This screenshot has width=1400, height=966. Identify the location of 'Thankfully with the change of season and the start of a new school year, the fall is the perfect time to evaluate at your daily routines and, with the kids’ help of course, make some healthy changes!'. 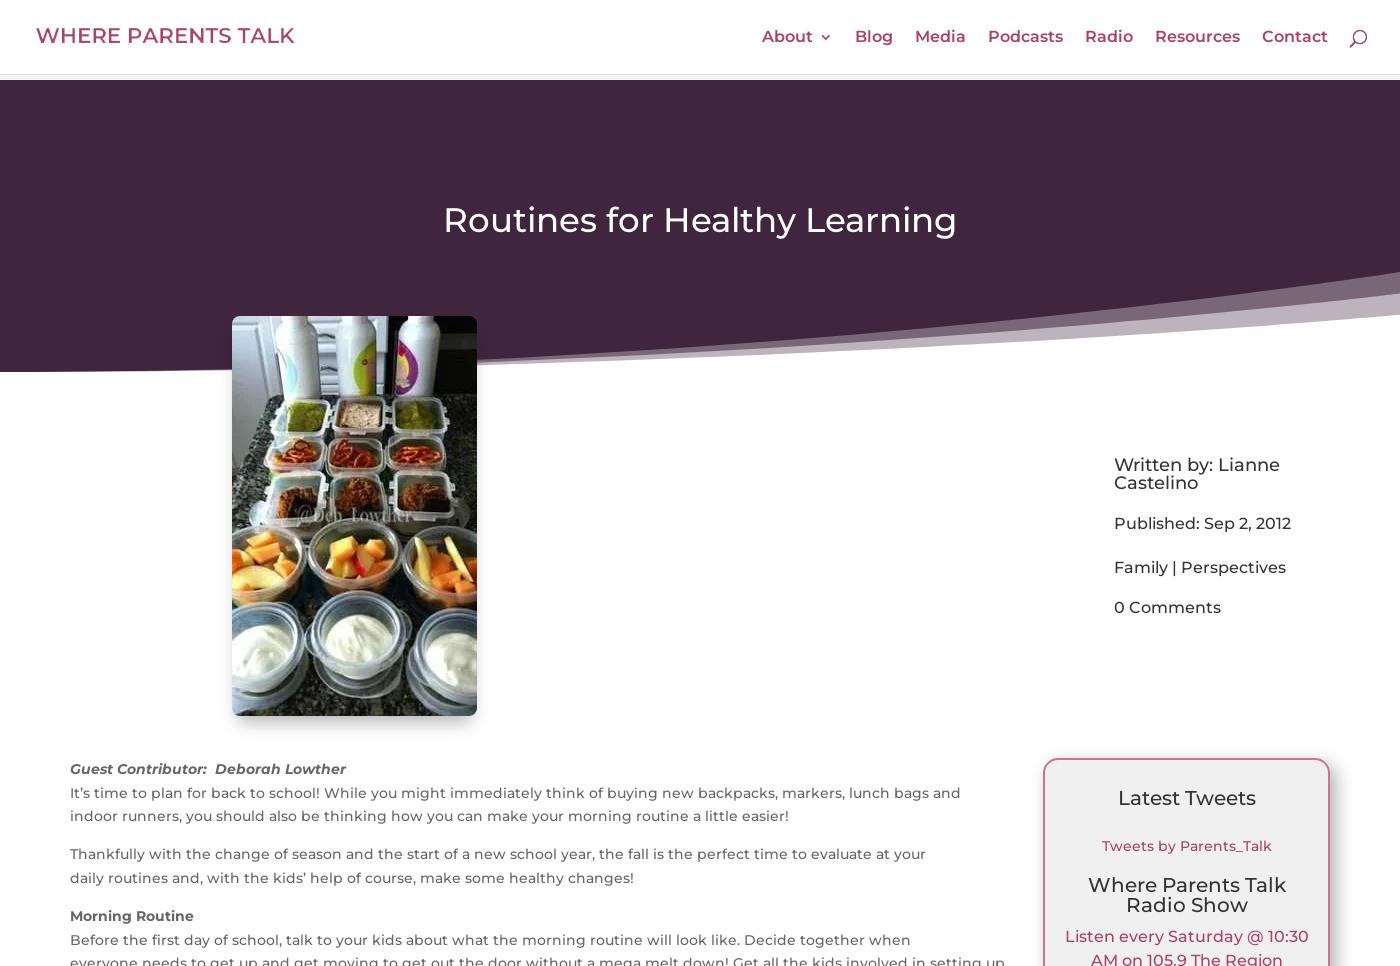
(497, 865).